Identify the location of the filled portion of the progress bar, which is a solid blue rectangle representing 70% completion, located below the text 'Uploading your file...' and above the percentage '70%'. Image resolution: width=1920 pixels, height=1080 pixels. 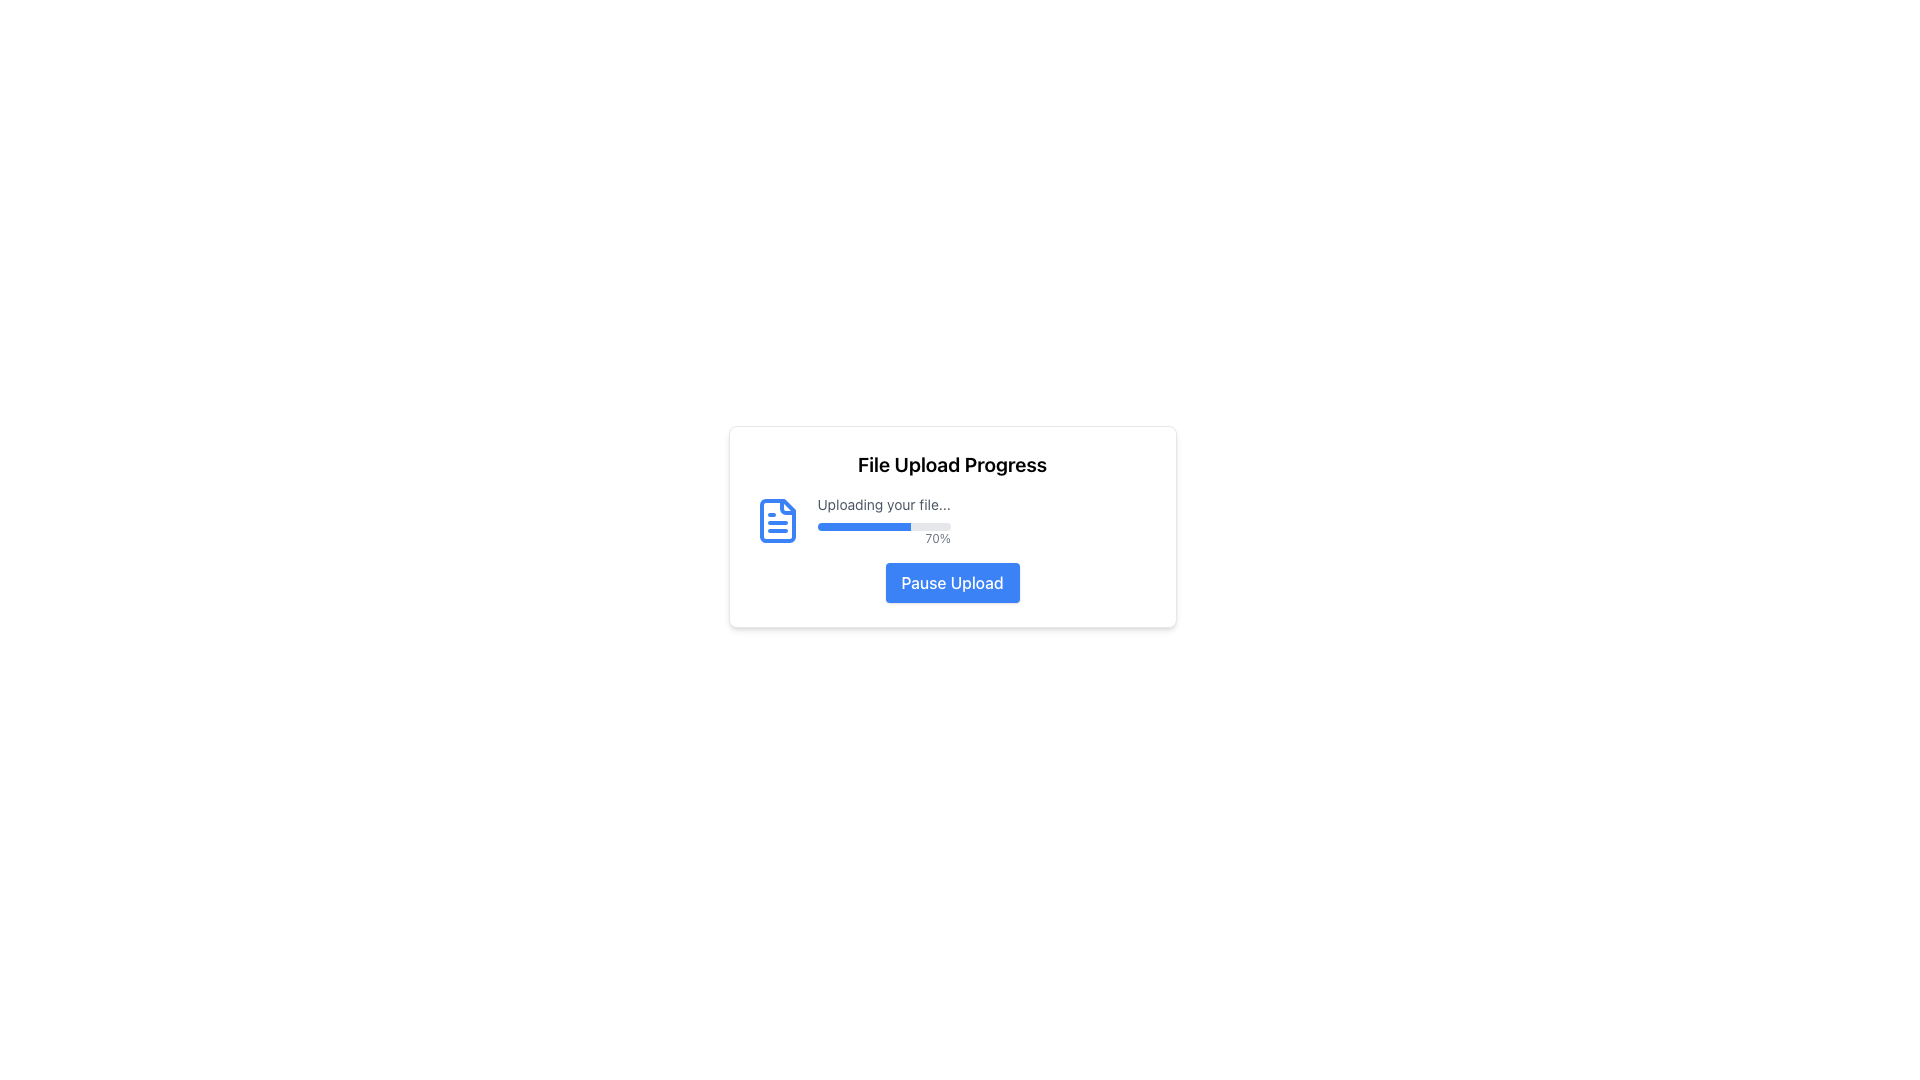
(864, 526).